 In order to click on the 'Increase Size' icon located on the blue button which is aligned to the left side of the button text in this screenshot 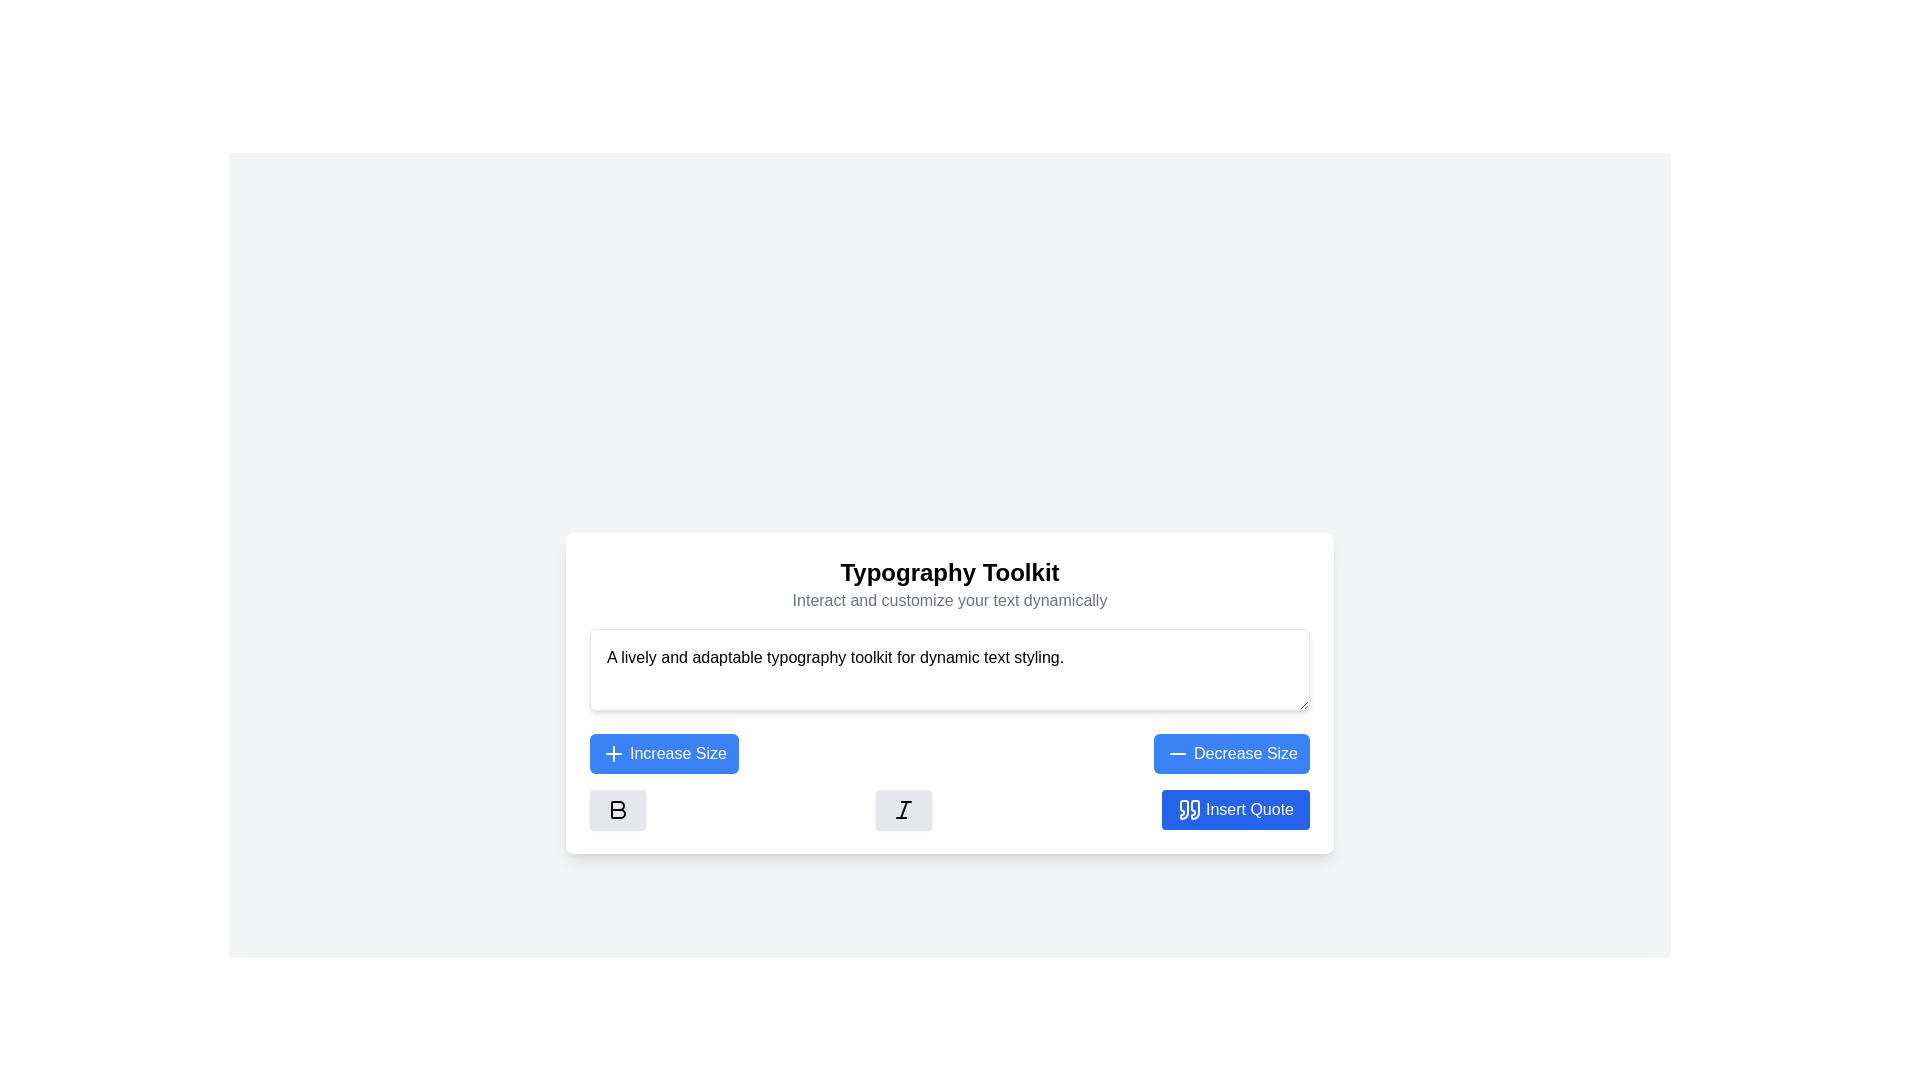, I will do `click(613, 753)`.